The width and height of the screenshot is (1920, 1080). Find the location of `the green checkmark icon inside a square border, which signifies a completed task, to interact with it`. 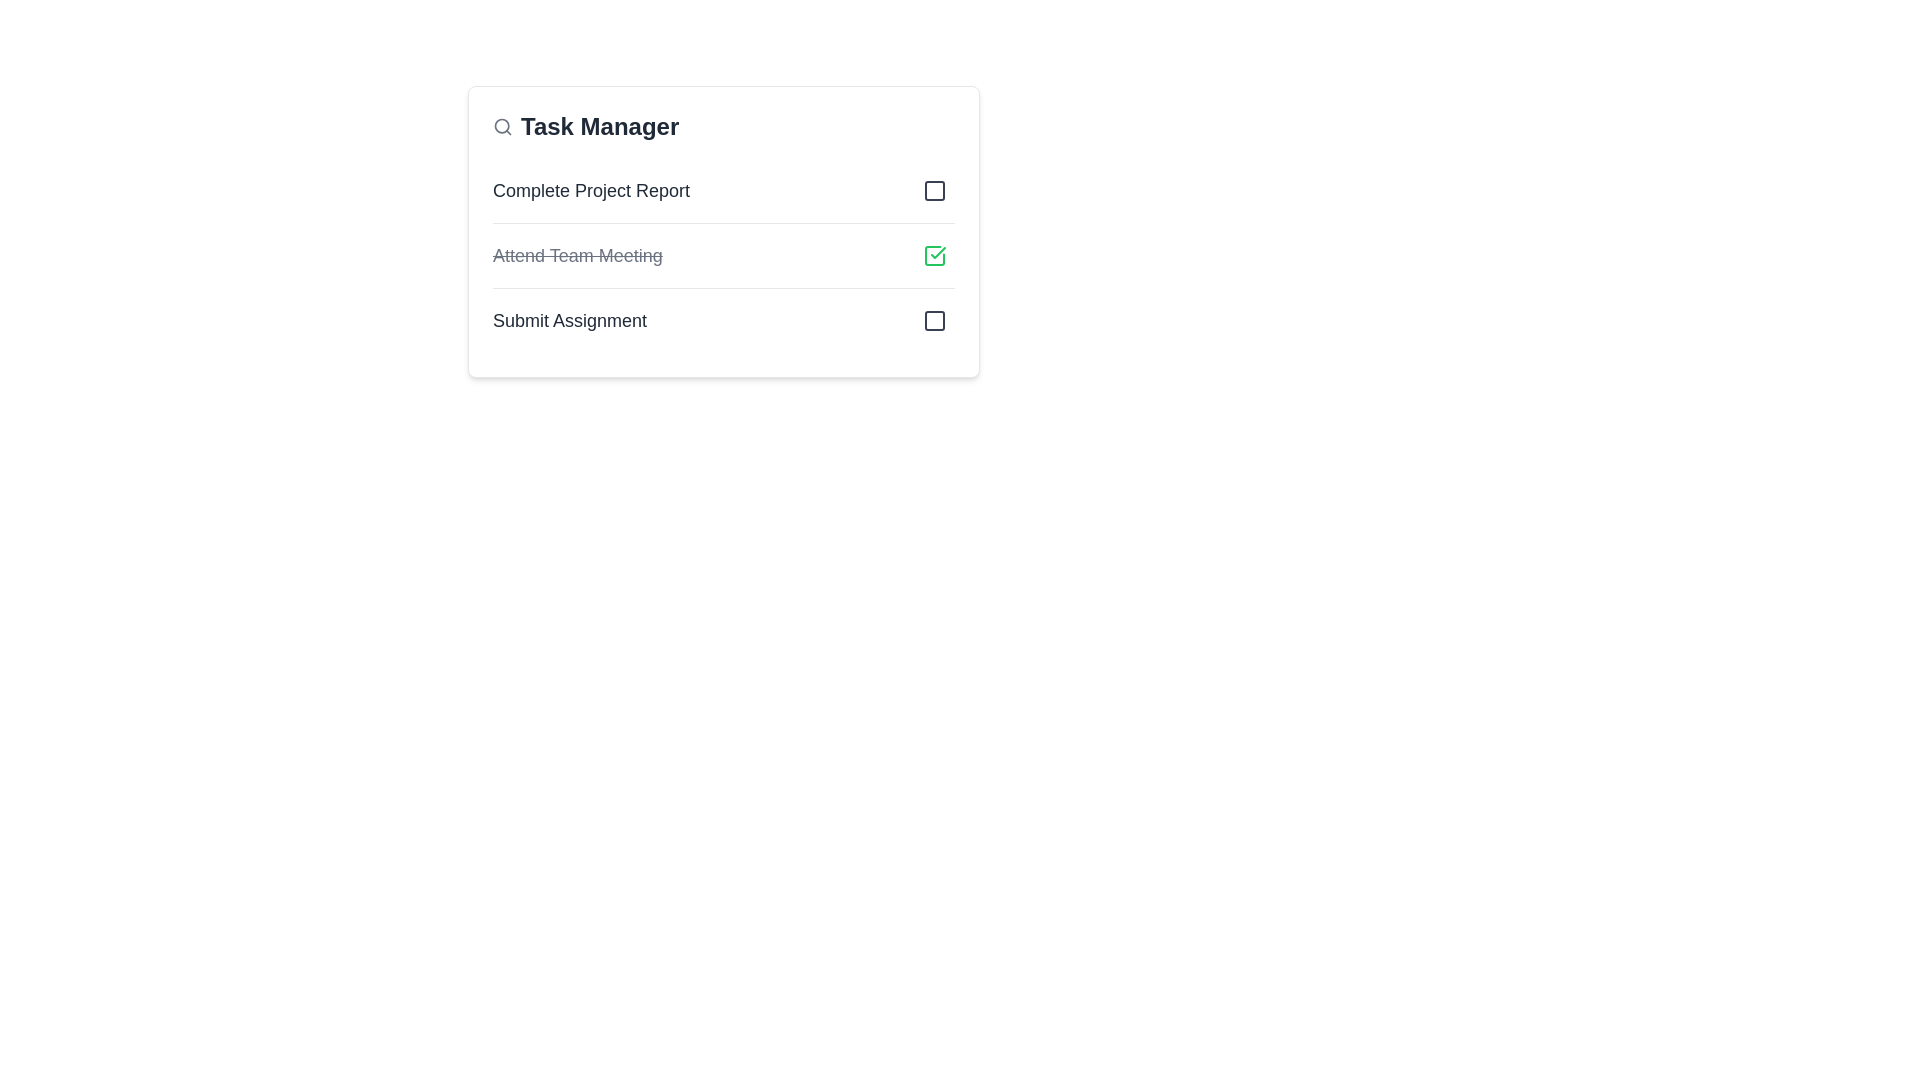

the green checkmark icon inside a square border, which signifies a completed task, to interact with it is located at coordinates (934, 254).